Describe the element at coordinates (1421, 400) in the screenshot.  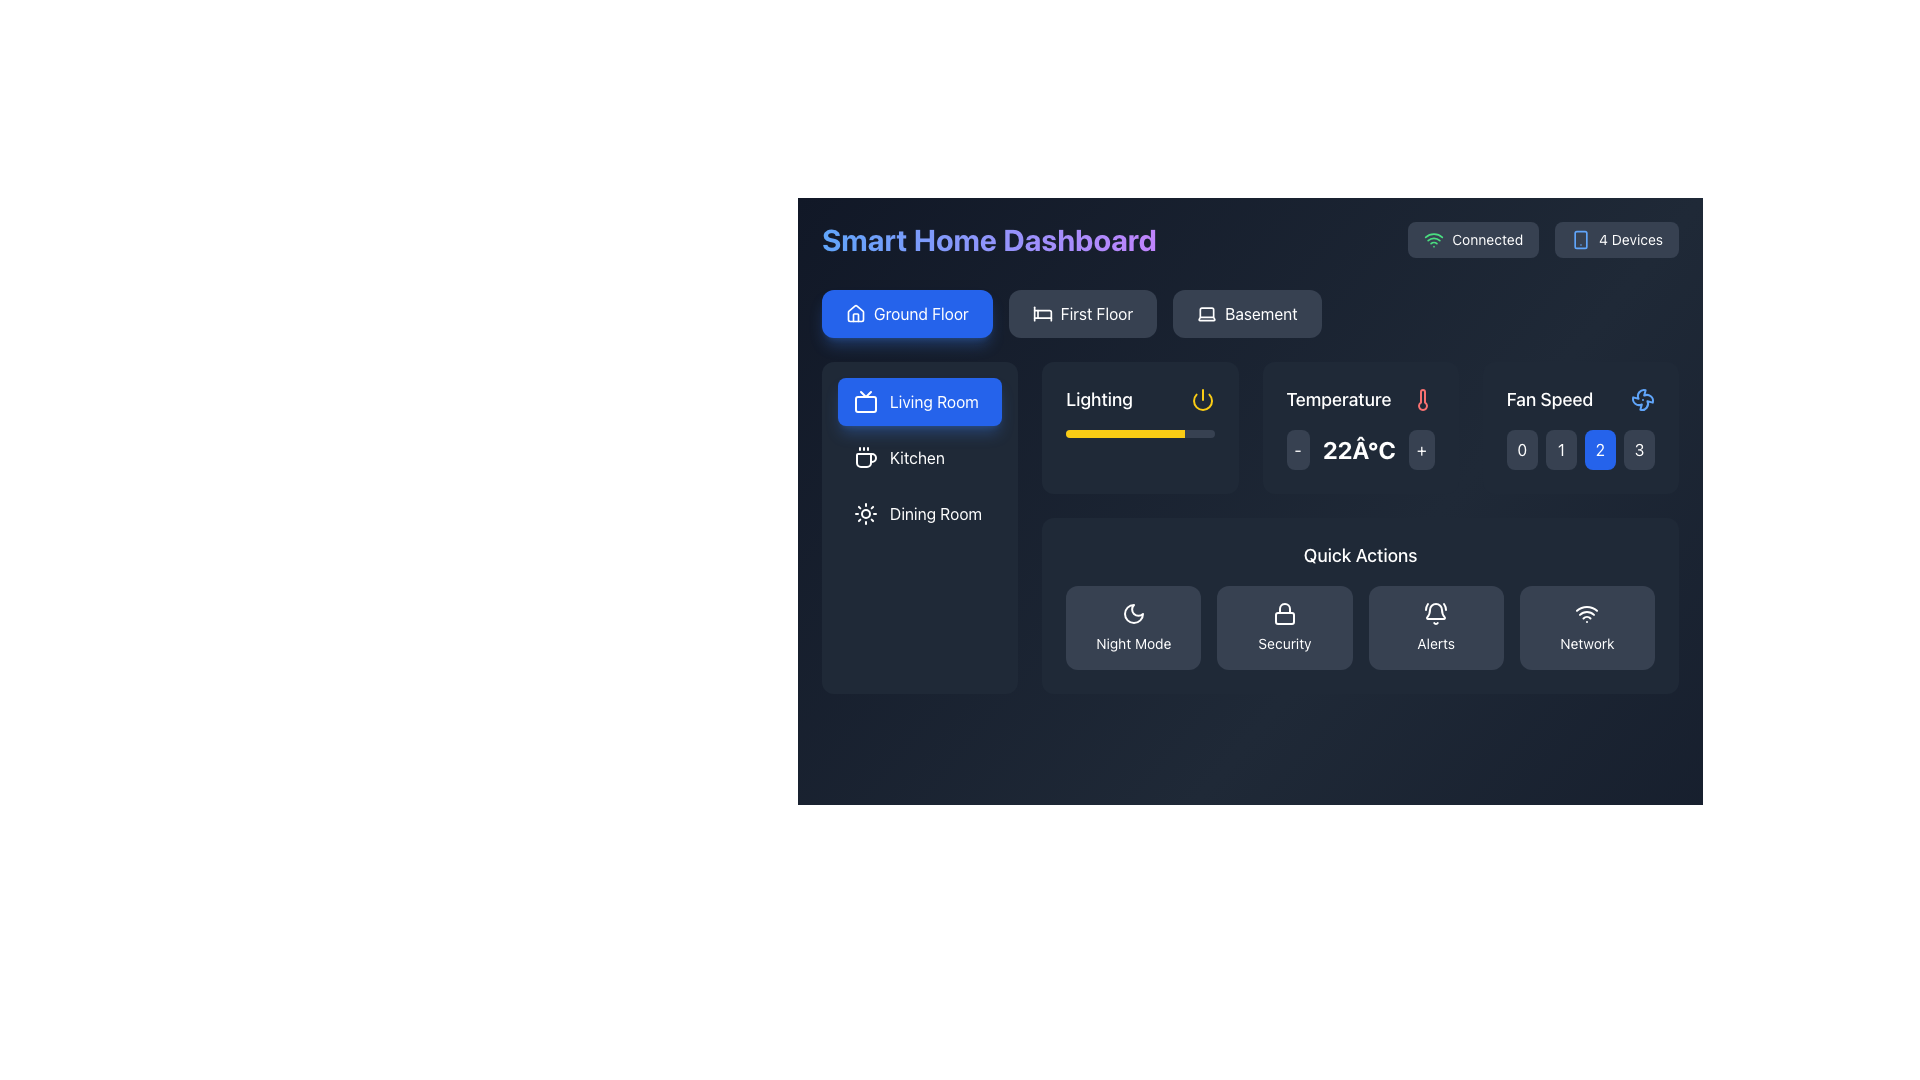
I see `the red thermometer icon located to the right of the 'Temperature' label and numeric value in the top right area of the interface` at that location.